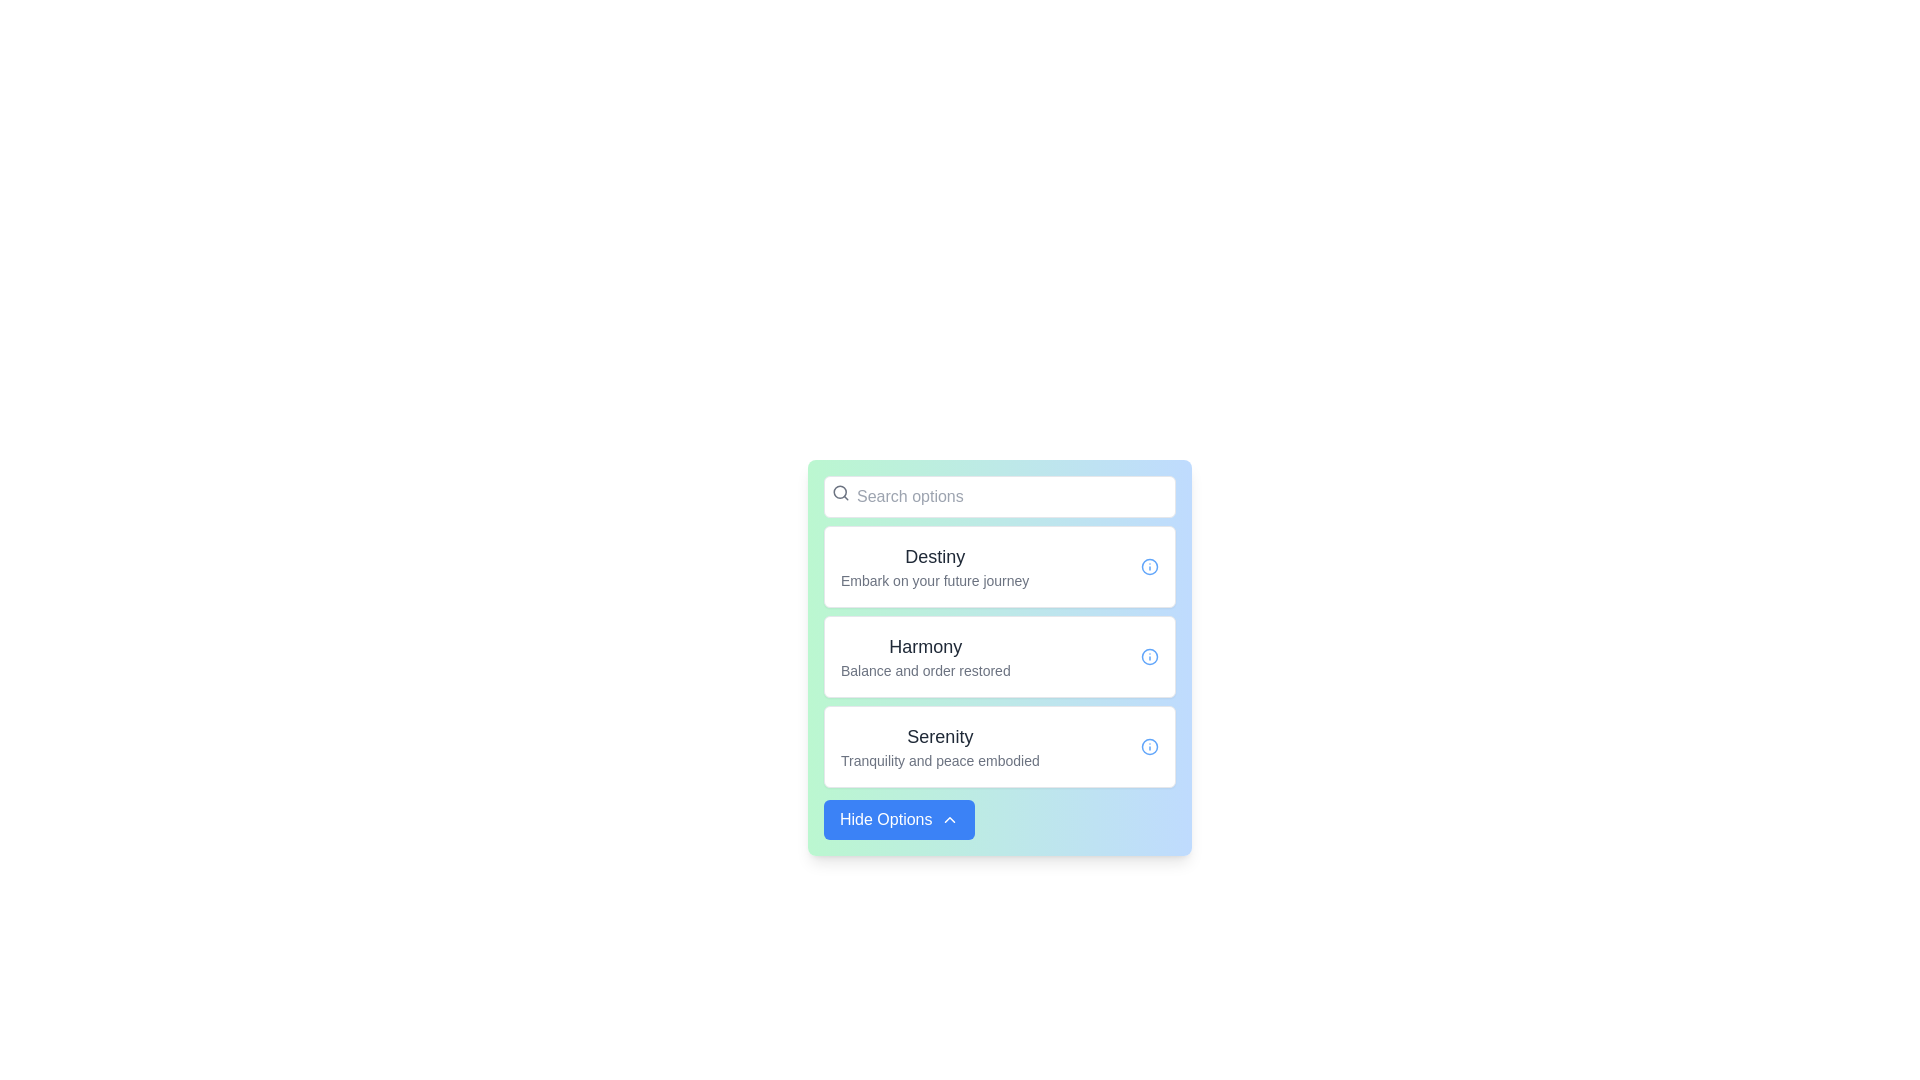  Describe the element at coordinates (939, 760) in the screenshot. I see `the descriptive text label related to the 'Serenity' option, which is located directly below the bold text labeled 'Serenity' in the bordered section of the interface` at that location.